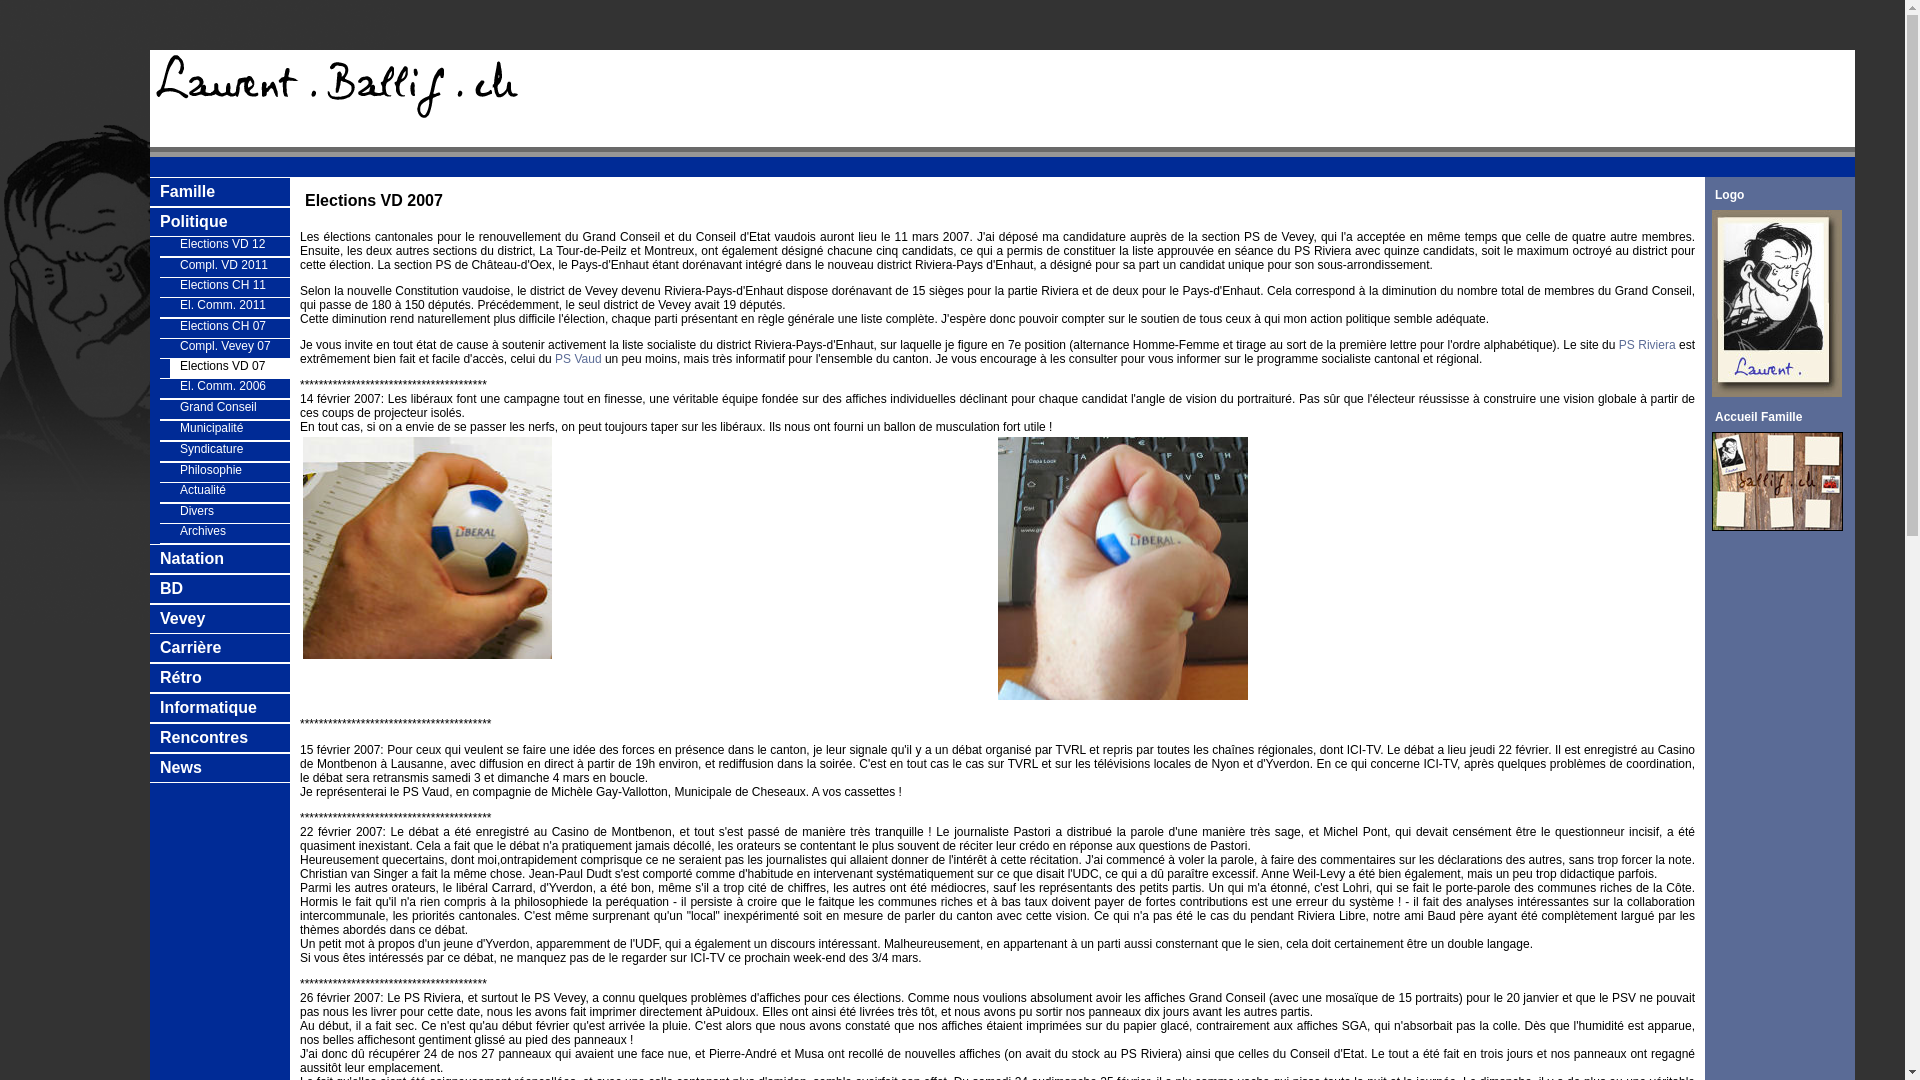 The width and height of the screenshot is (1920, 1080). I want to click on 'El. Comm. 2011', so click(233, 304).